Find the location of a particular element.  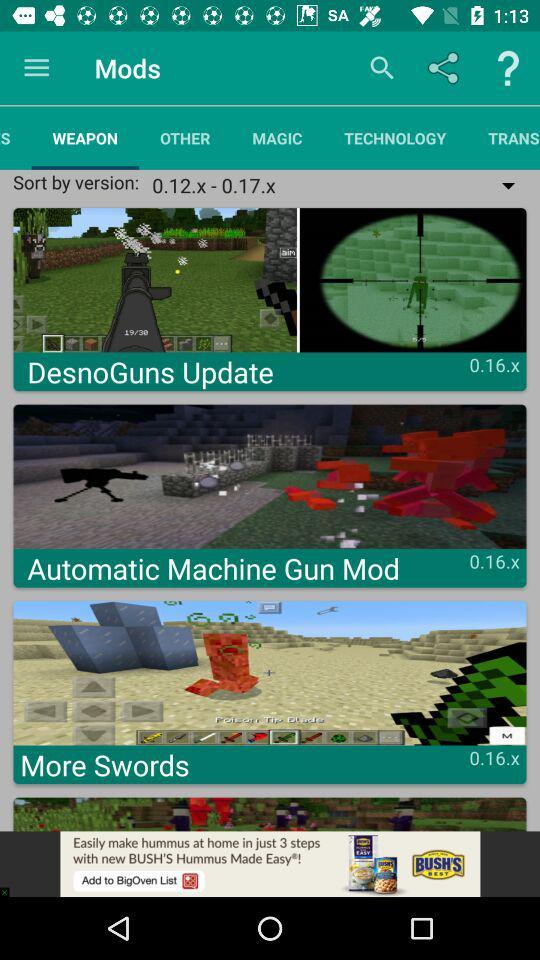

adsense link is located at coordinates (270, 863).